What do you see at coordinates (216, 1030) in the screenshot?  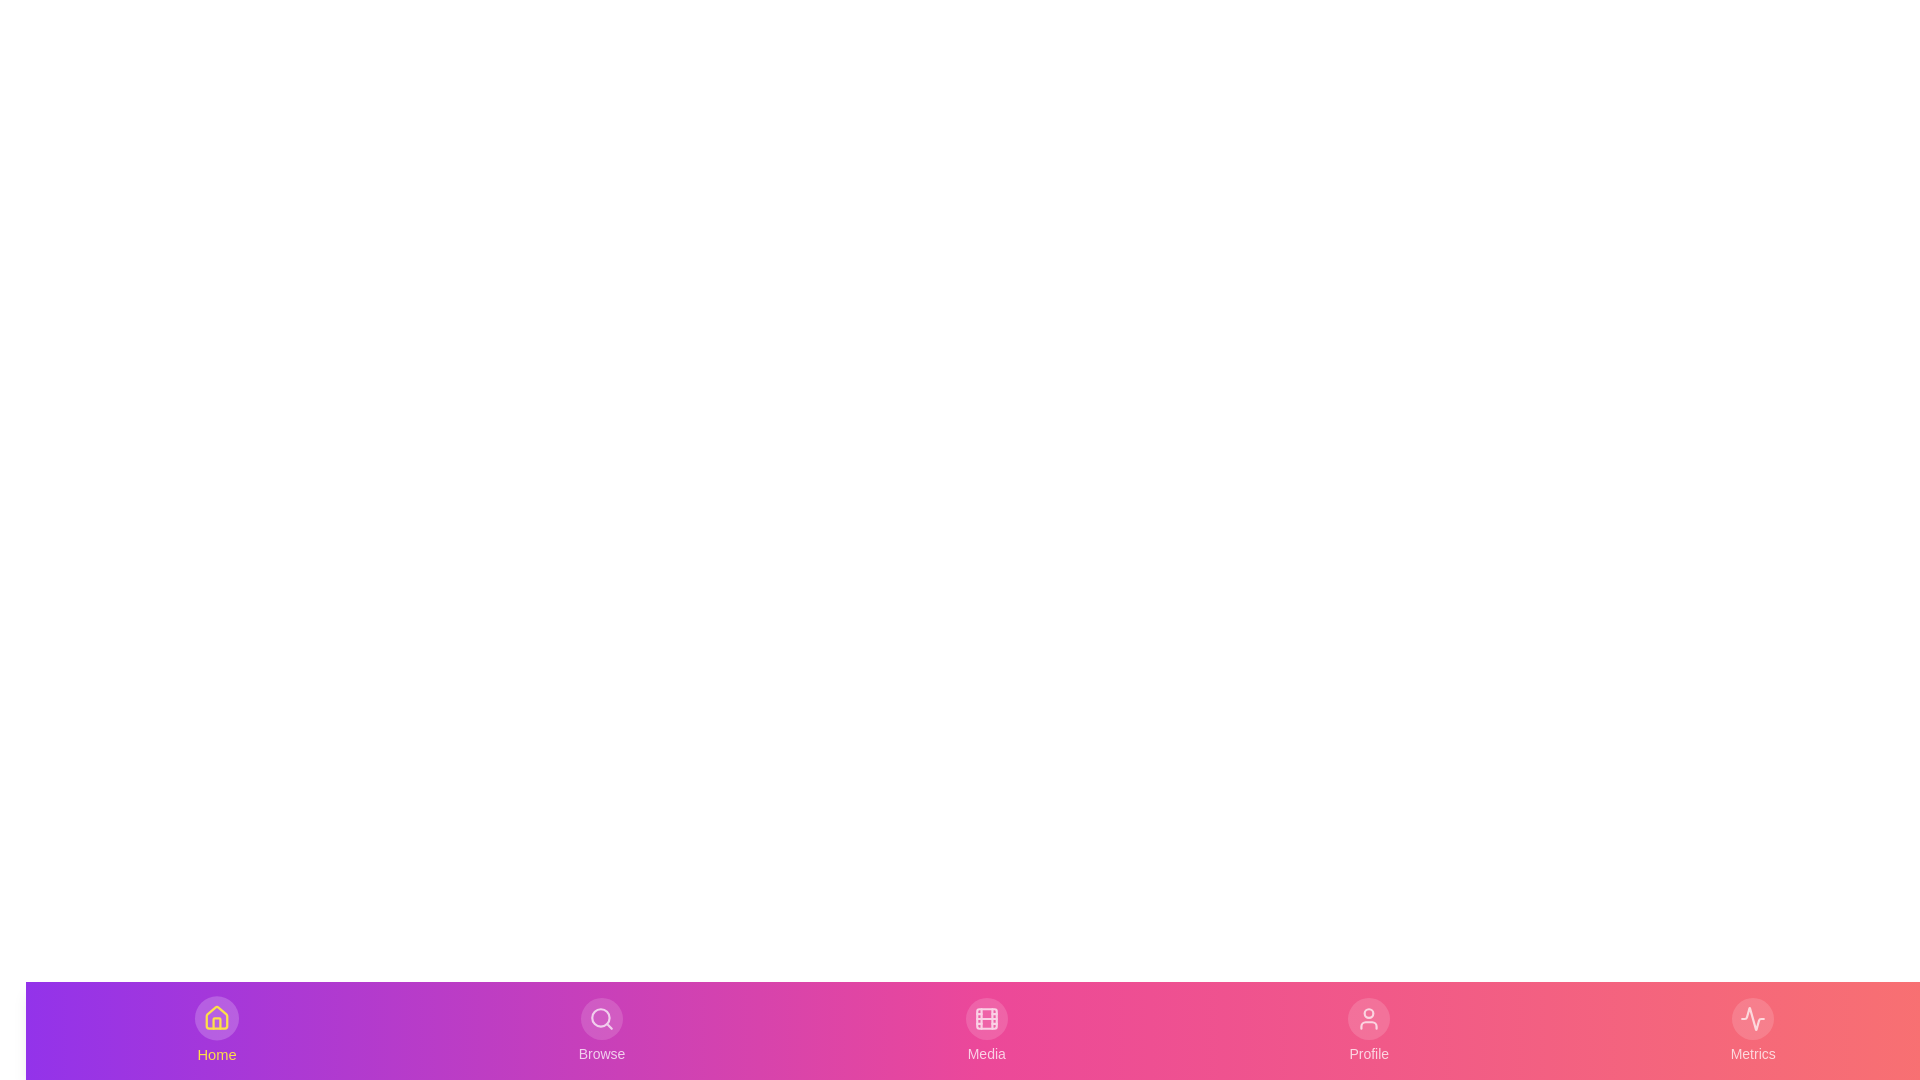 I see `the Home tab to view its interaction effects` at bounding box center [216, 1030].